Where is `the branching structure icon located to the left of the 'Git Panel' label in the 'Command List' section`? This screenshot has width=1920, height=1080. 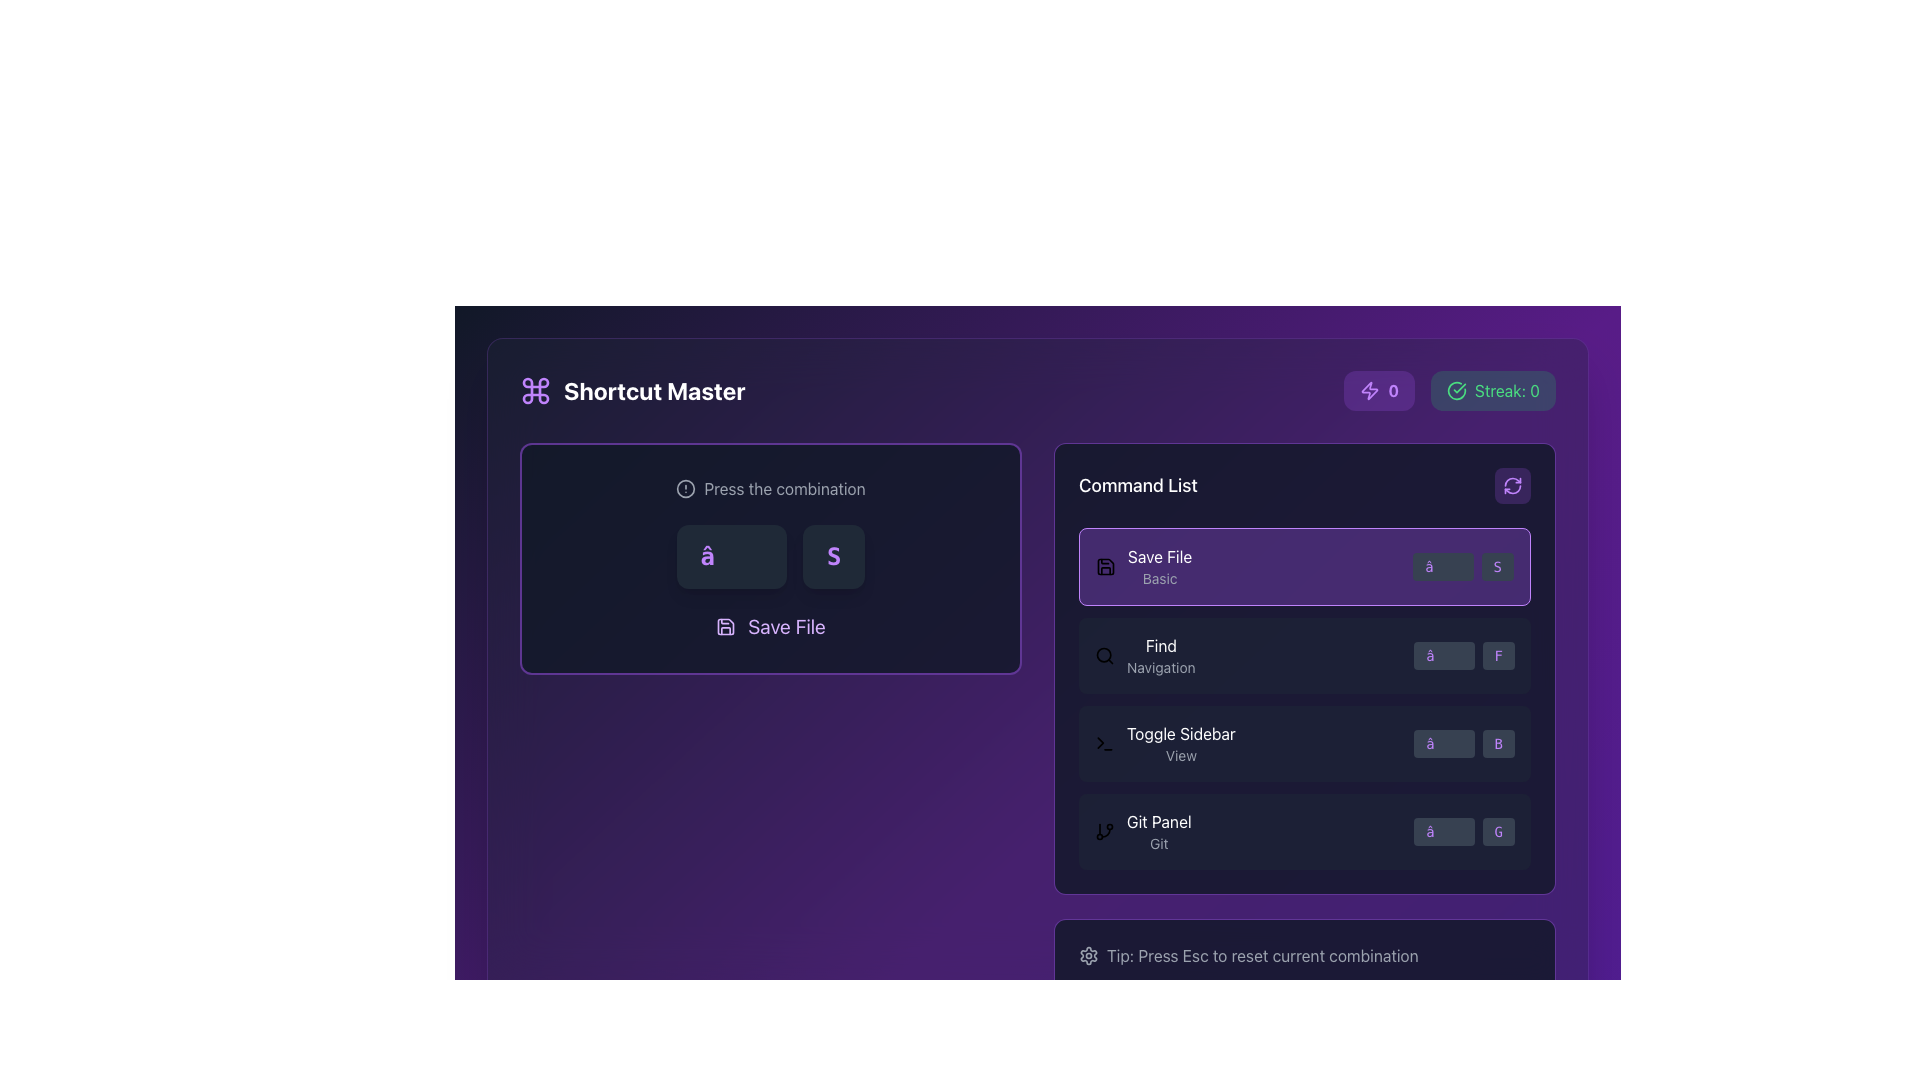 the branching structure icon located to the left of the 'Git Panel' label in the 'Command List' section is located at coordinates (1103, 832).